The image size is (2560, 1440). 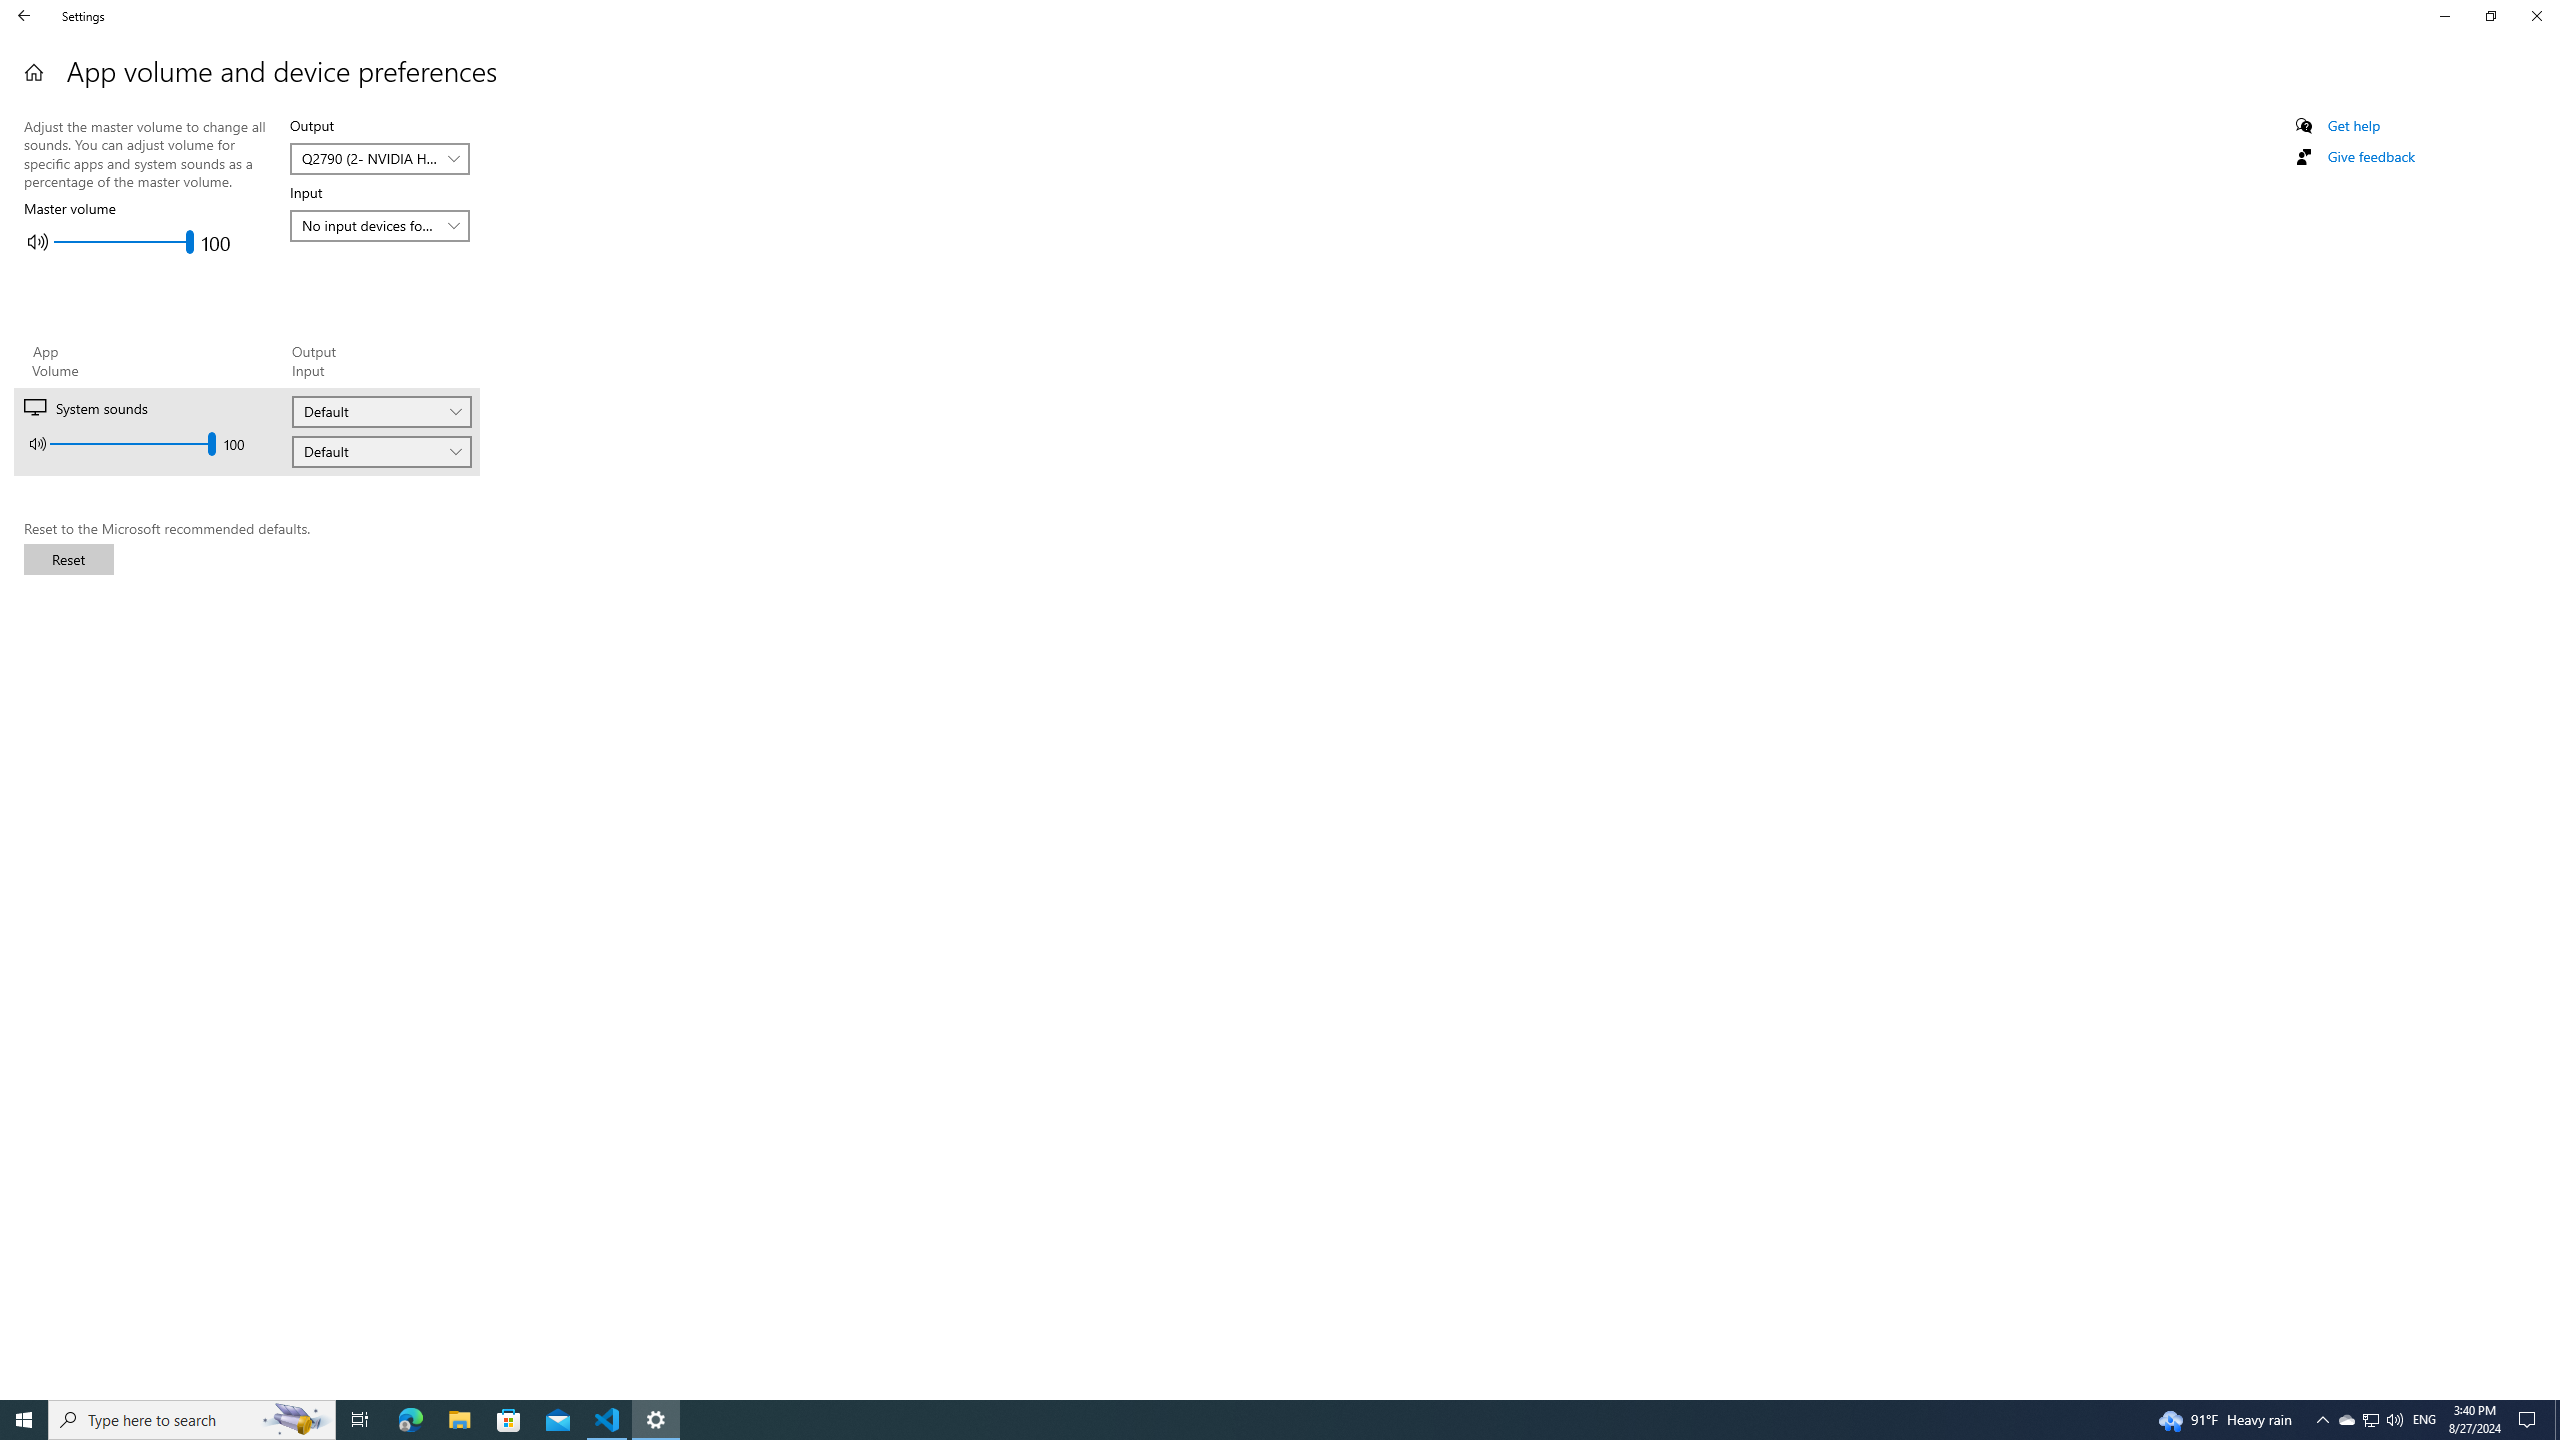 What do you see at coordinates (509, 1418) in the screenshot?
I see `'Microsoft Store'` at bounding box center [509, 1418].